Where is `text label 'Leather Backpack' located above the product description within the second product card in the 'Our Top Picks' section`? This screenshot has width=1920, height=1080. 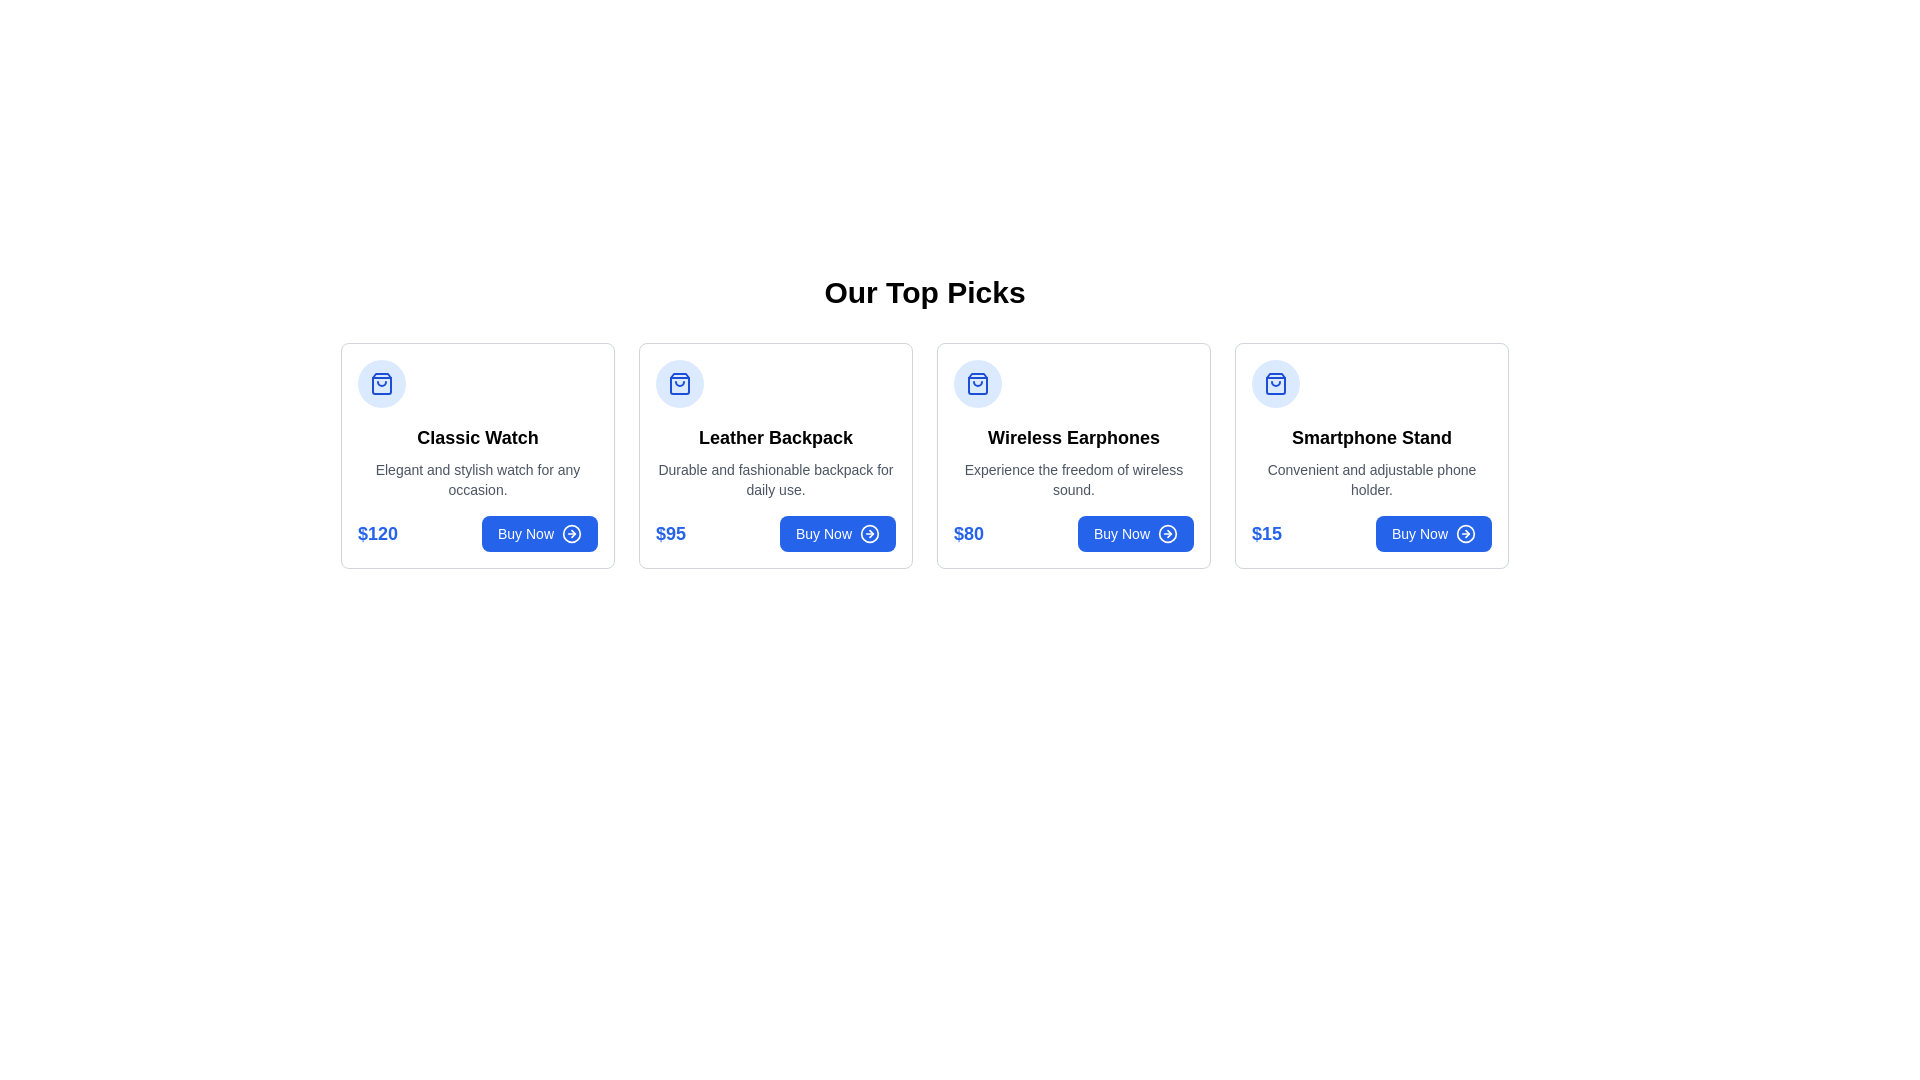
text label 'Leather Backpack' located above the product description within the second product card in the 'Our Top Picks' section is located at coordinates (775, 437).